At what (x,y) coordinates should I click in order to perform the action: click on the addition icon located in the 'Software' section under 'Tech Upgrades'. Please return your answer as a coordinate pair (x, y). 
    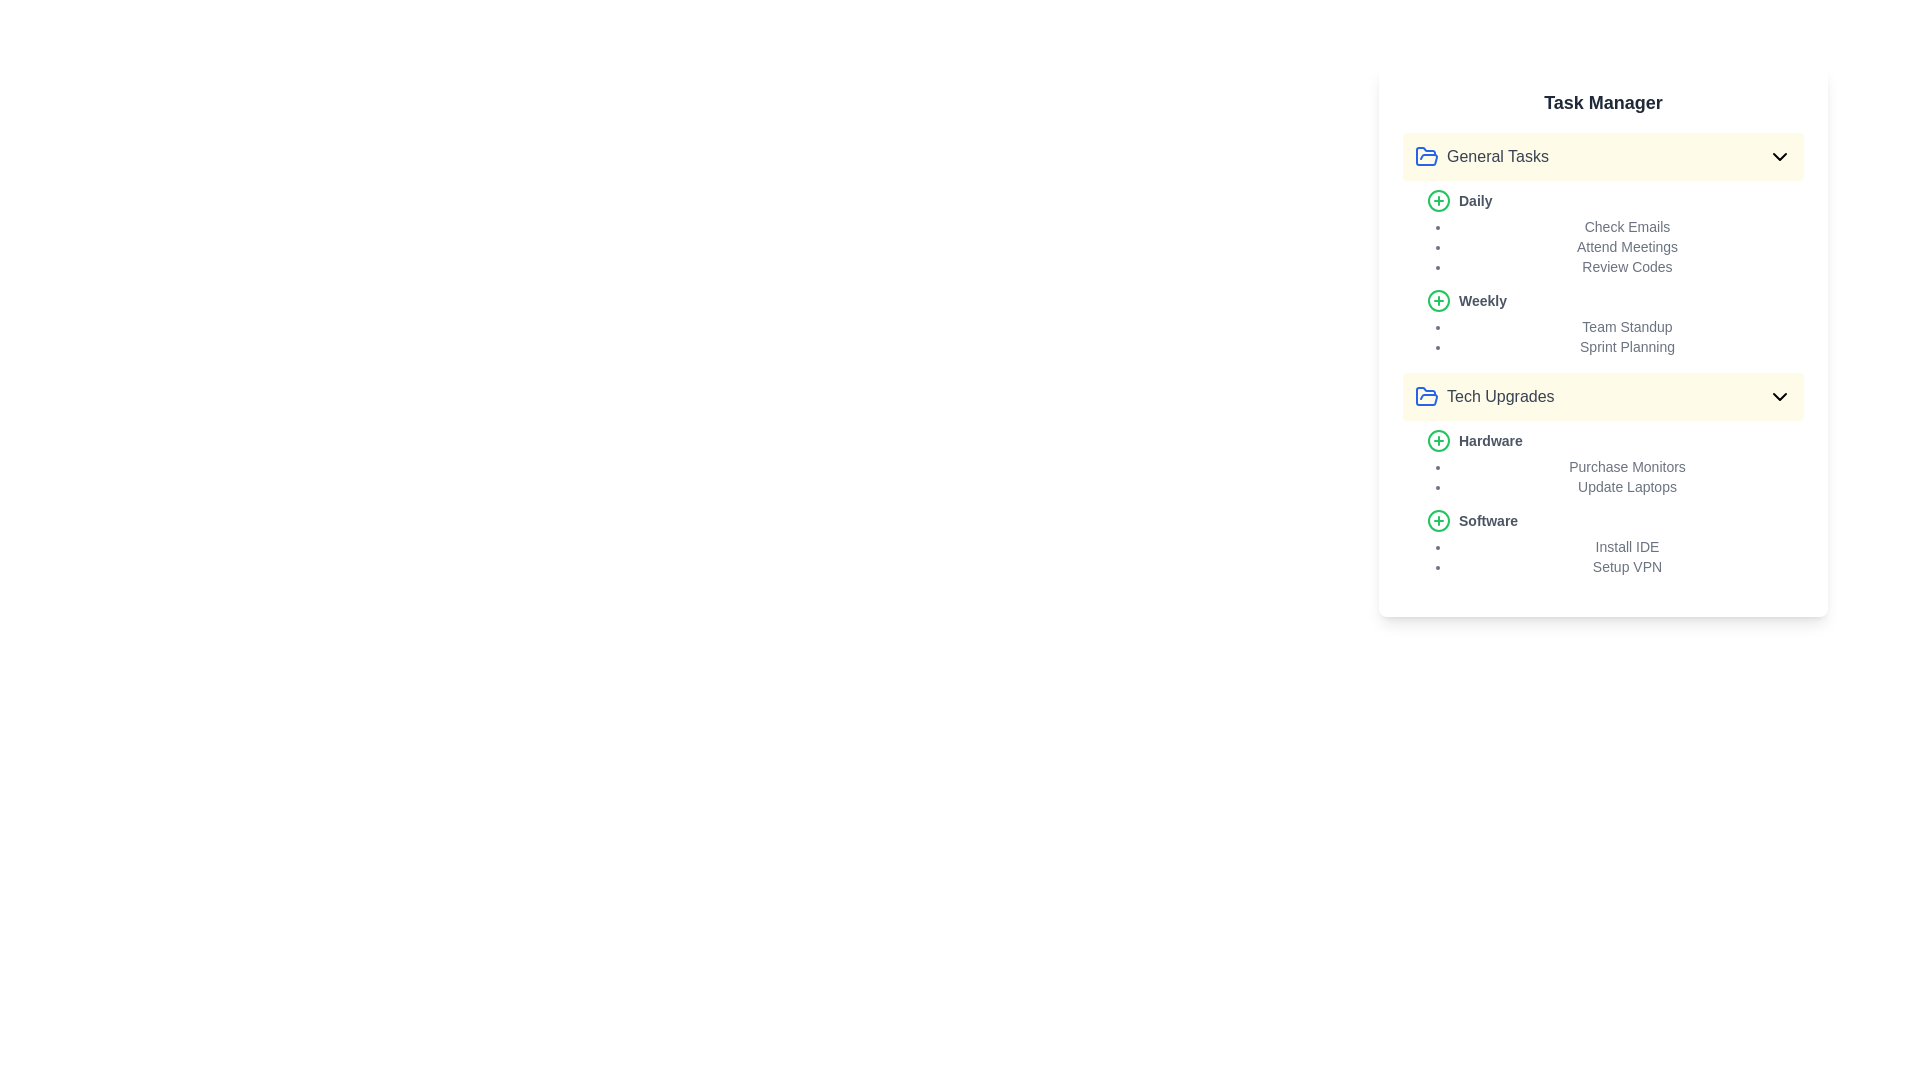
    Looking at the image, I should click on (1438, 519).